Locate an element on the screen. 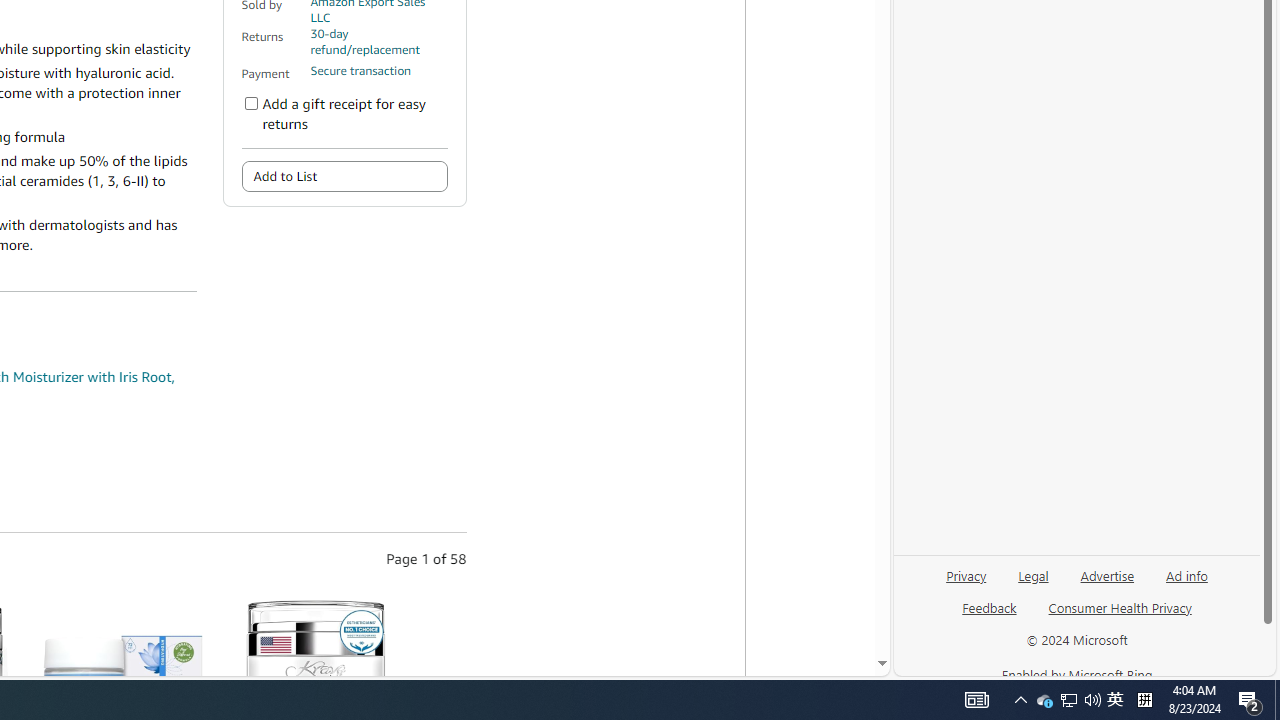  'Advertise' is located at coordinates (1106, 583).